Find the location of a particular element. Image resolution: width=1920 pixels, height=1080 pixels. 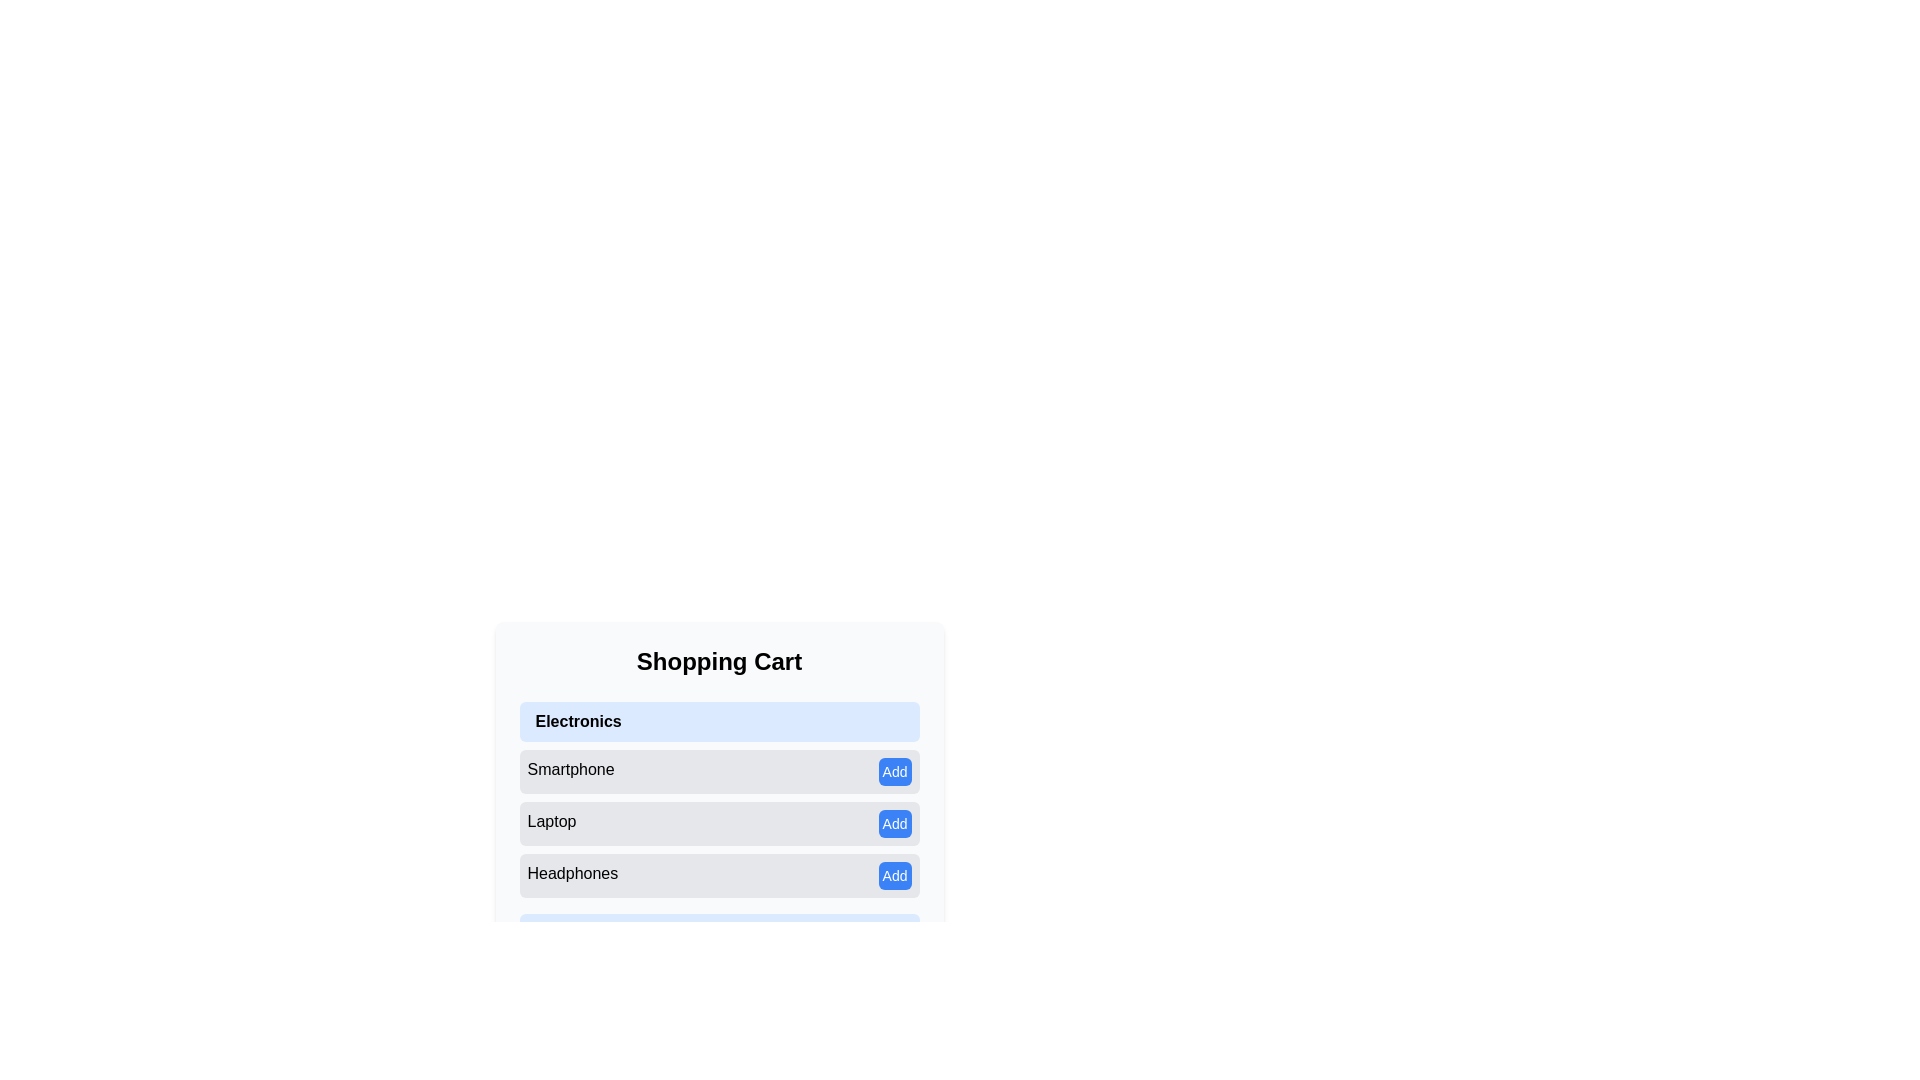

the 'Headphones' text label, which is a black, centered text in a light gray background, positioned in the third row of a list under the 'Shopping Cart' header is located at coordinates (571, 874).